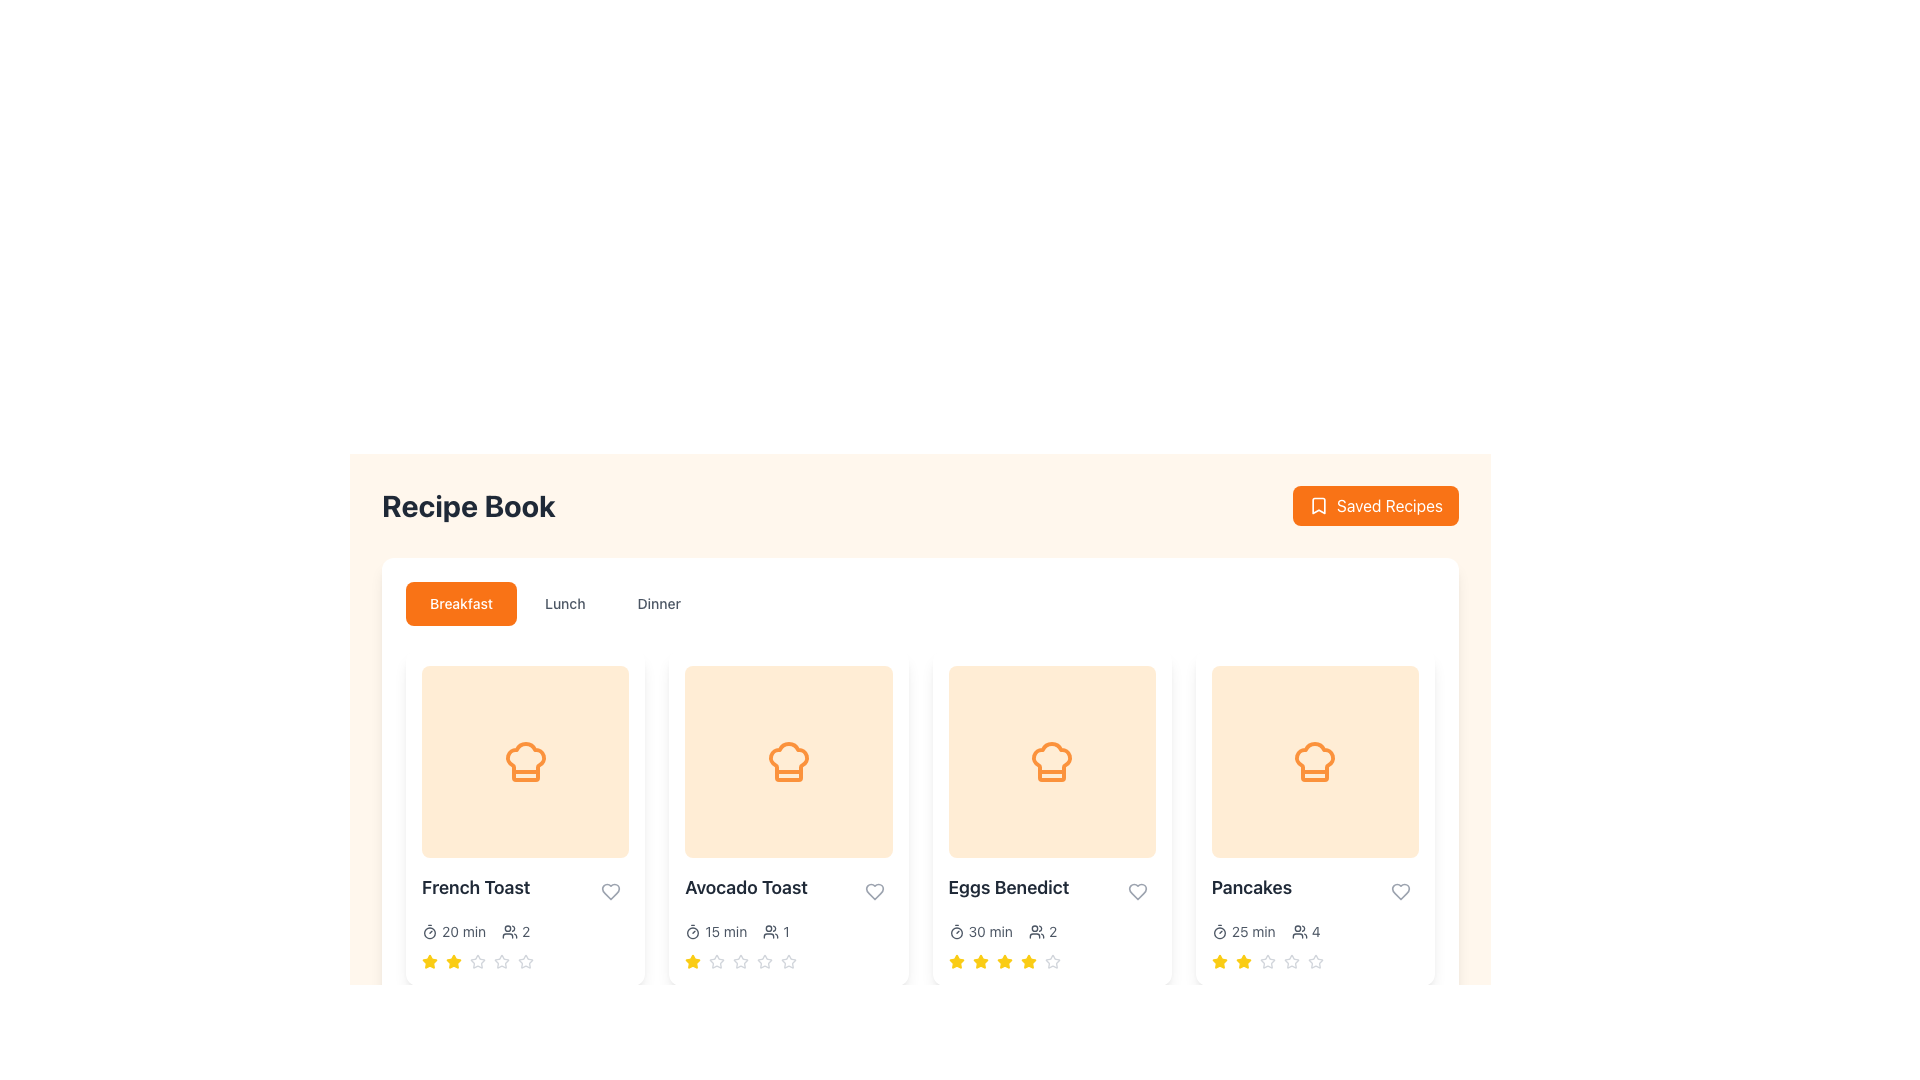  Describe the element at coordinates (1003, 959) in the screenshot. I see `the highlighted third star icon in the rating system under the 'Eggs Benedict' recipe card` at that location.